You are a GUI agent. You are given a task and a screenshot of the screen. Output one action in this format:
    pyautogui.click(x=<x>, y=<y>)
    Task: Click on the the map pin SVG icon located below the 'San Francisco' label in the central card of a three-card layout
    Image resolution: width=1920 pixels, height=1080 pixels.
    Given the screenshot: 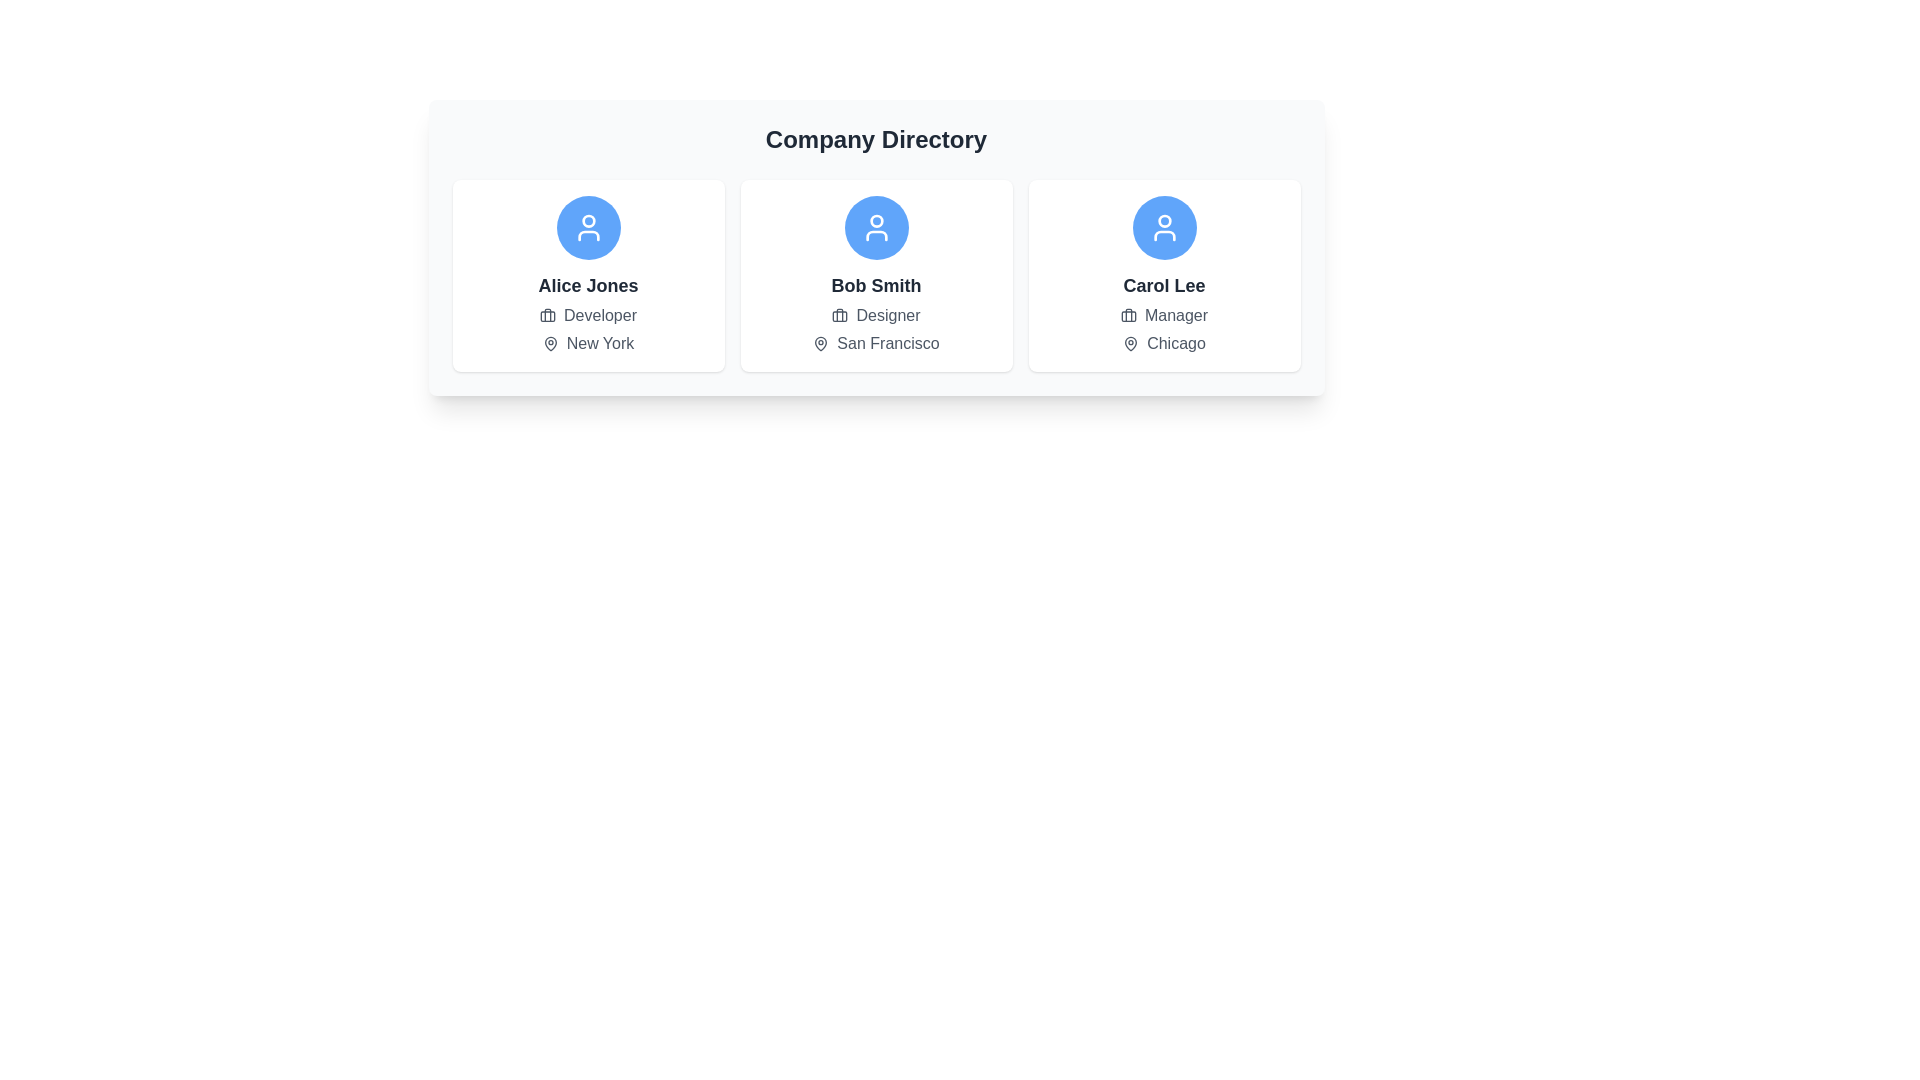 What is the action you would take?
    pyautogui.click(x=821, y=342)
    